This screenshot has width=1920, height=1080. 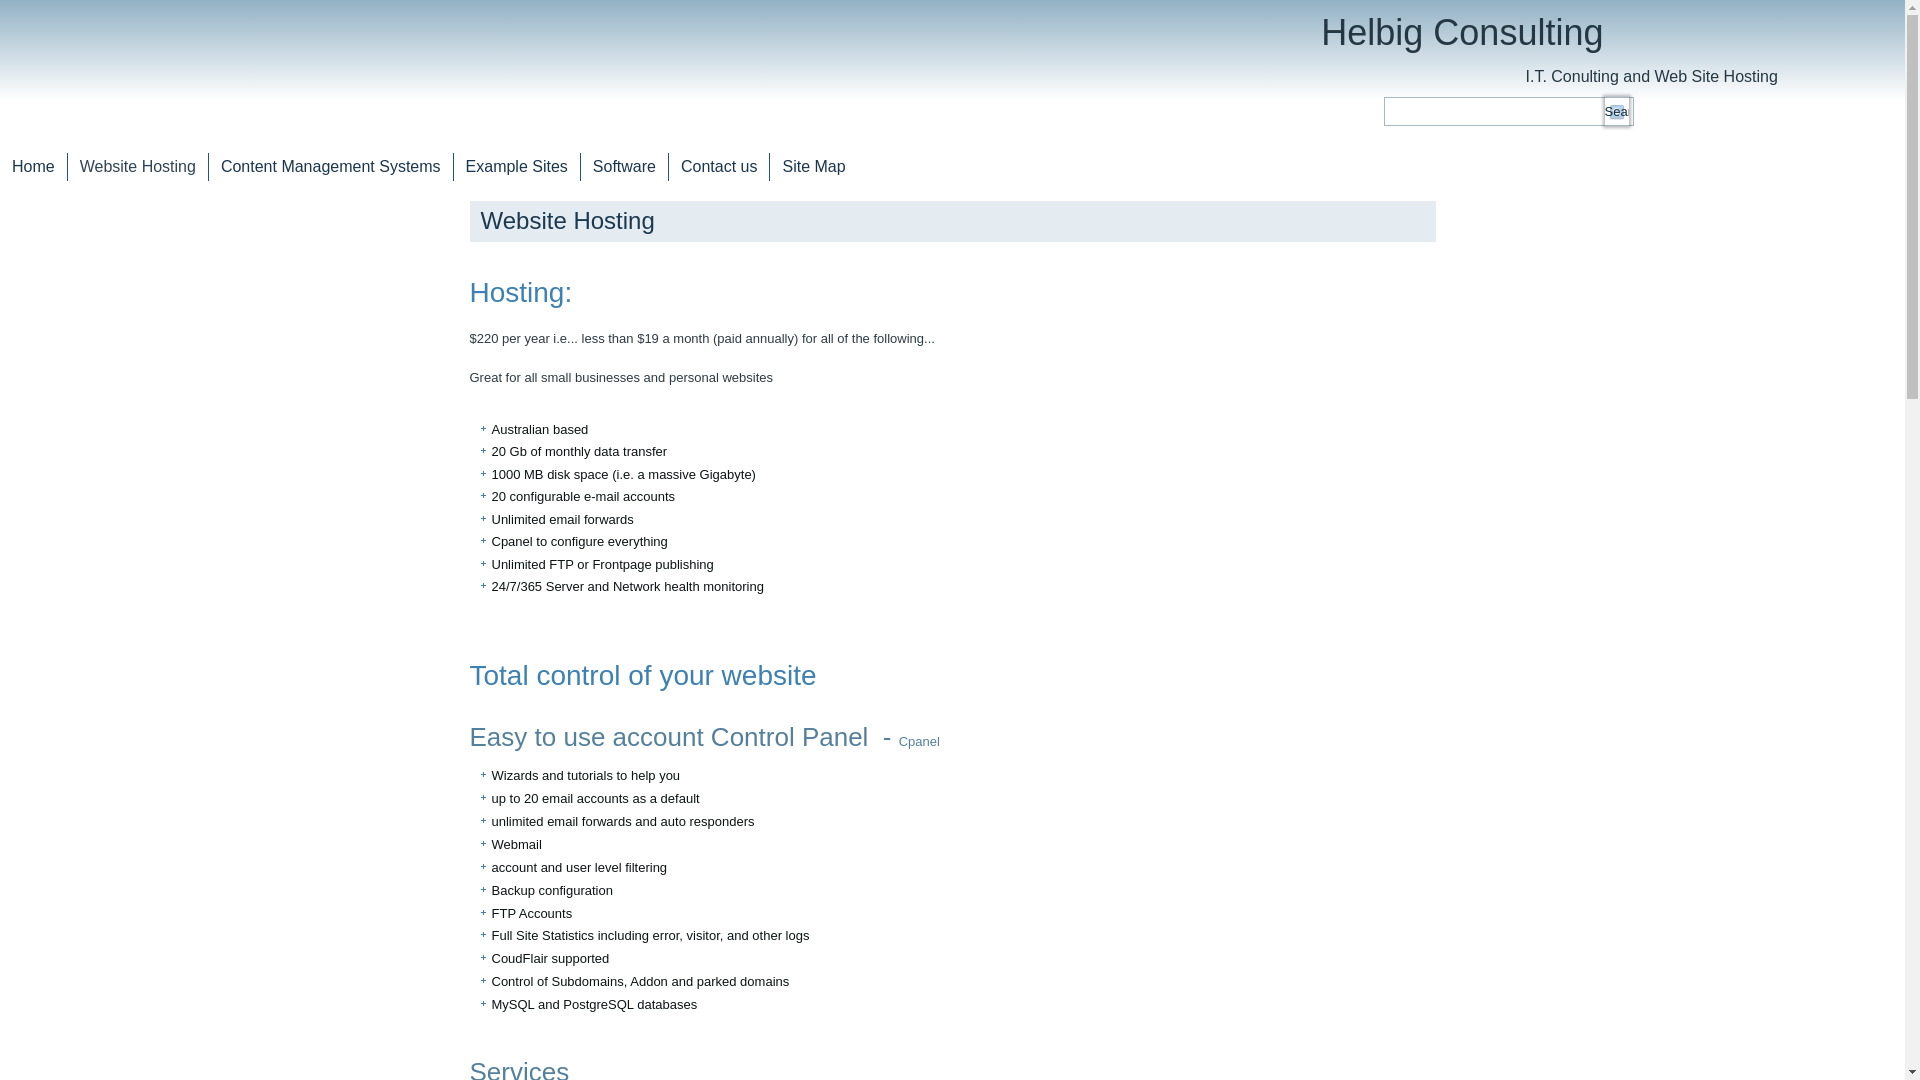 What do you see at coordinates (1462, 32) in the screenshot?
I see `'Helbig Consulting'` at bounding box center [1462, 32].